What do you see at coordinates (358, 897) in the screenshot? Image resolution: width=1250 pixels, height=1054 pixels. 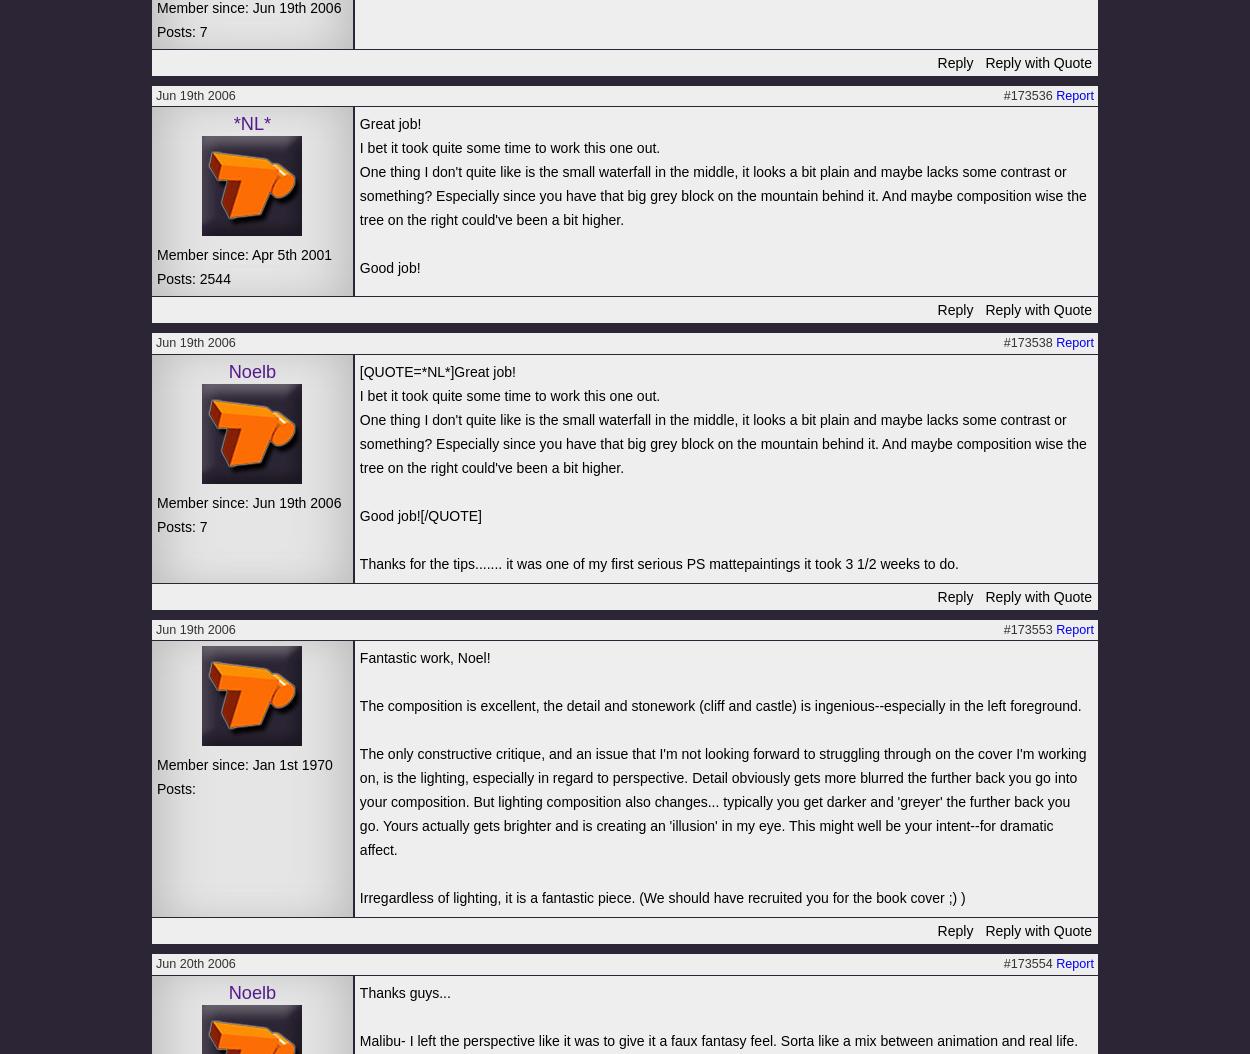 I see `'Irregardless of lighting, it is a fantastic piece.  (We should have recruited you for the book cover ;) )'` at bounding box center [358, 897].